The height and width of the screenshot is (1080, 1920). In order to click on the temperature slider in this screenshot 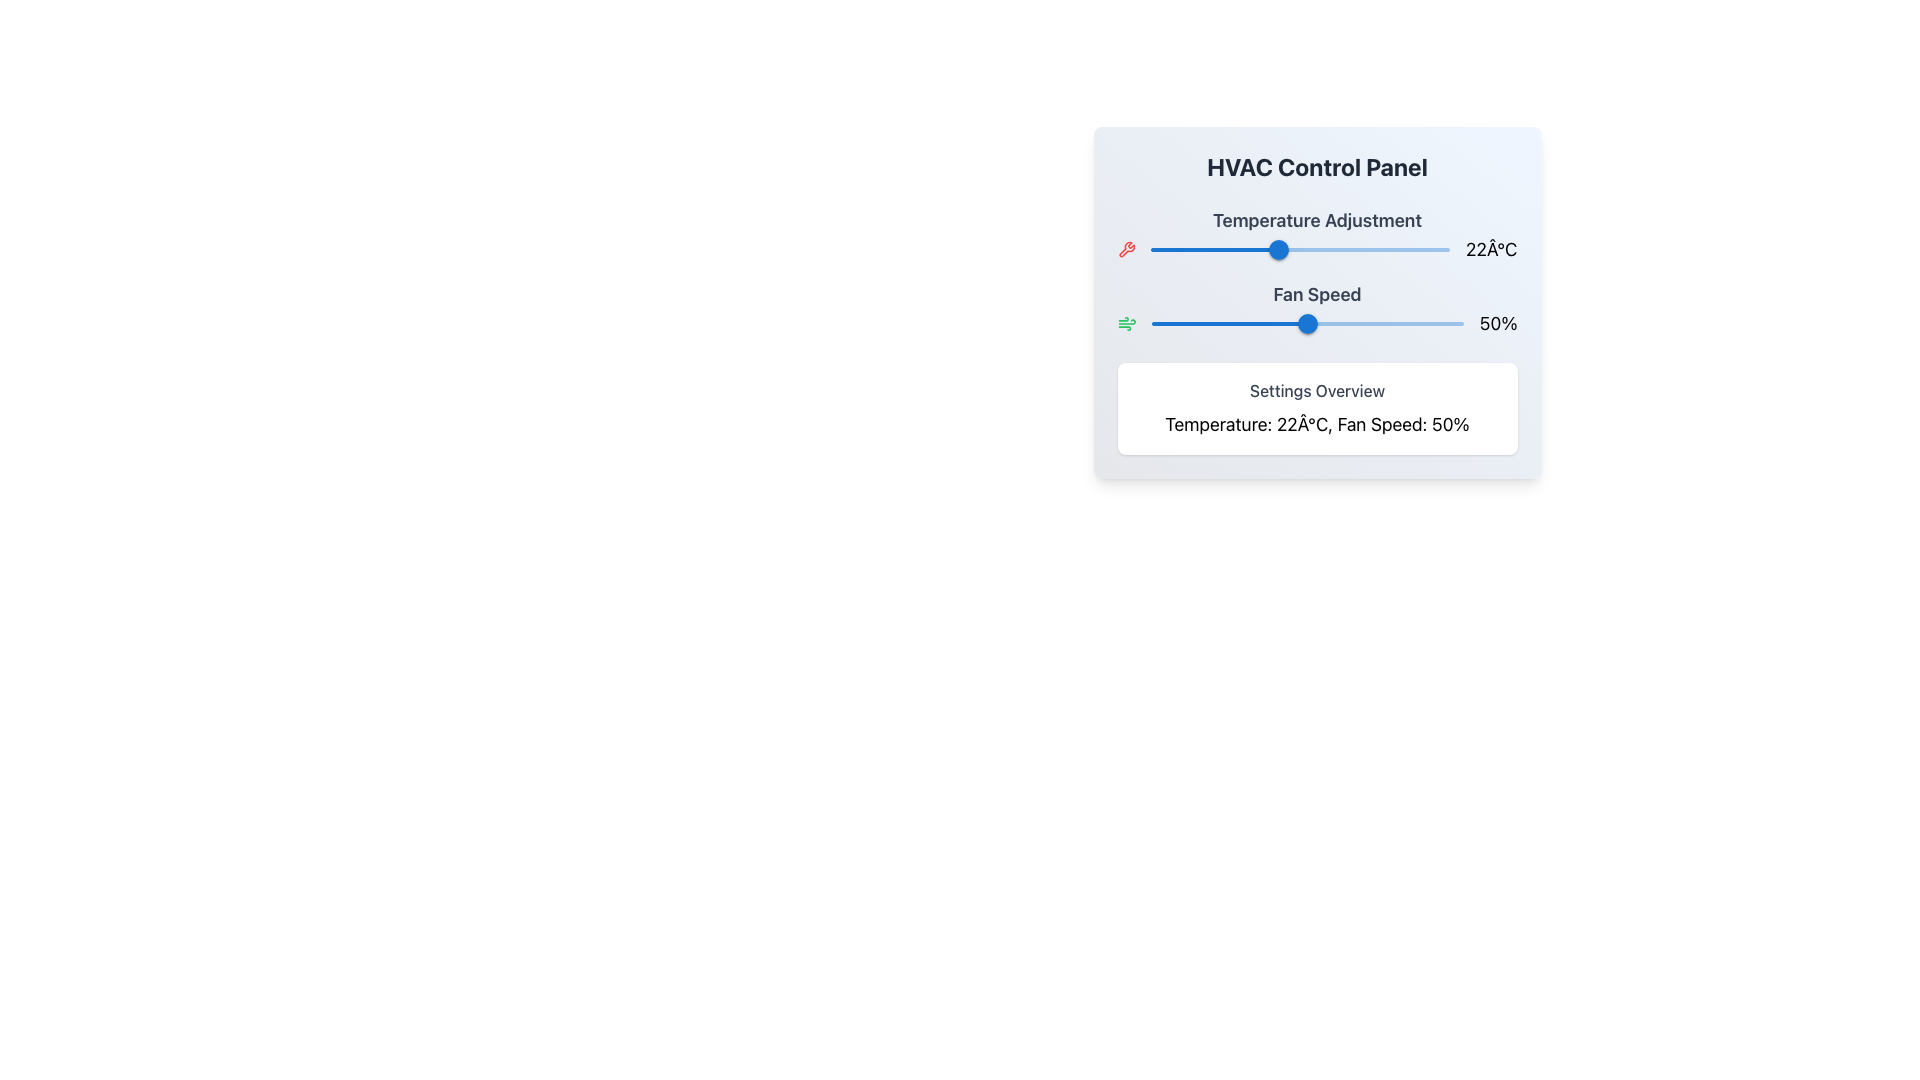, I will do `click(1282, 249)`.